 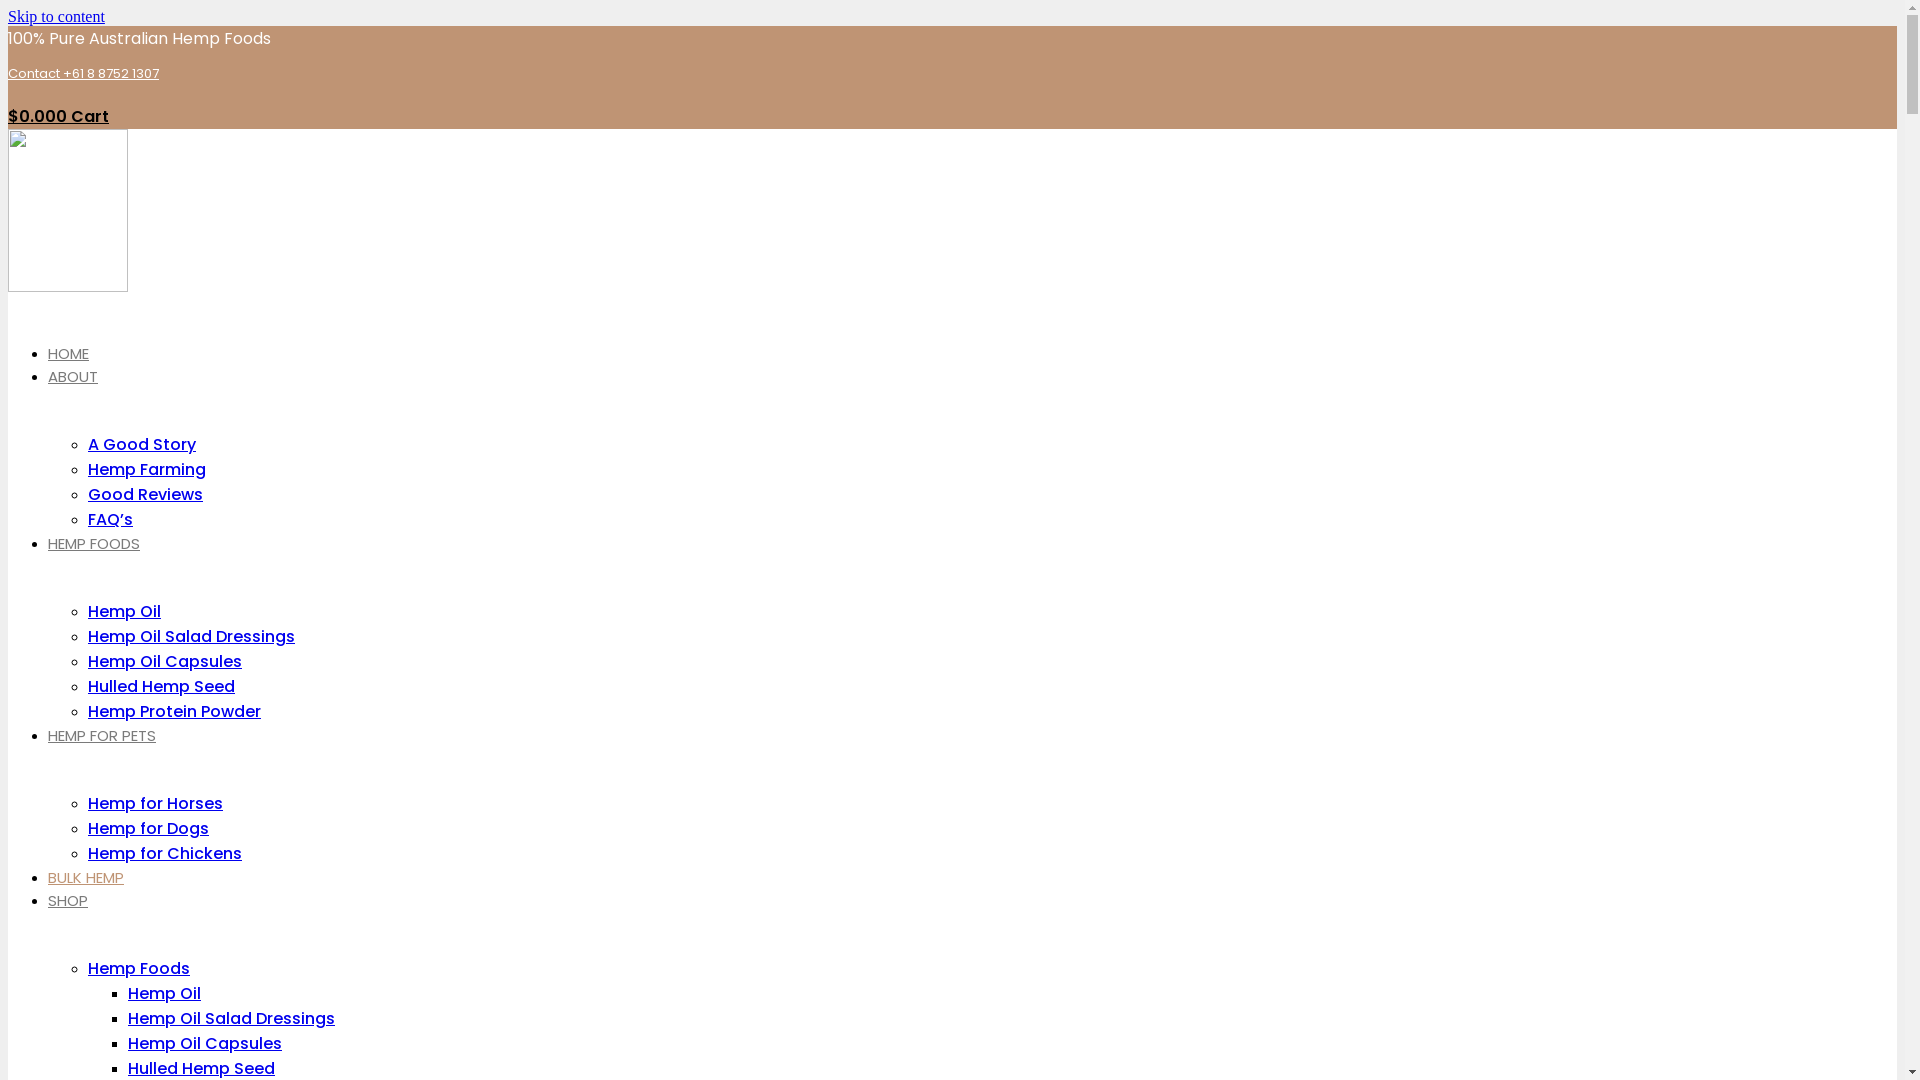 What do you see at coordinates (56, 16) in the screenshot?
I see `'Skip to content'` at bounding box center [56, 16].